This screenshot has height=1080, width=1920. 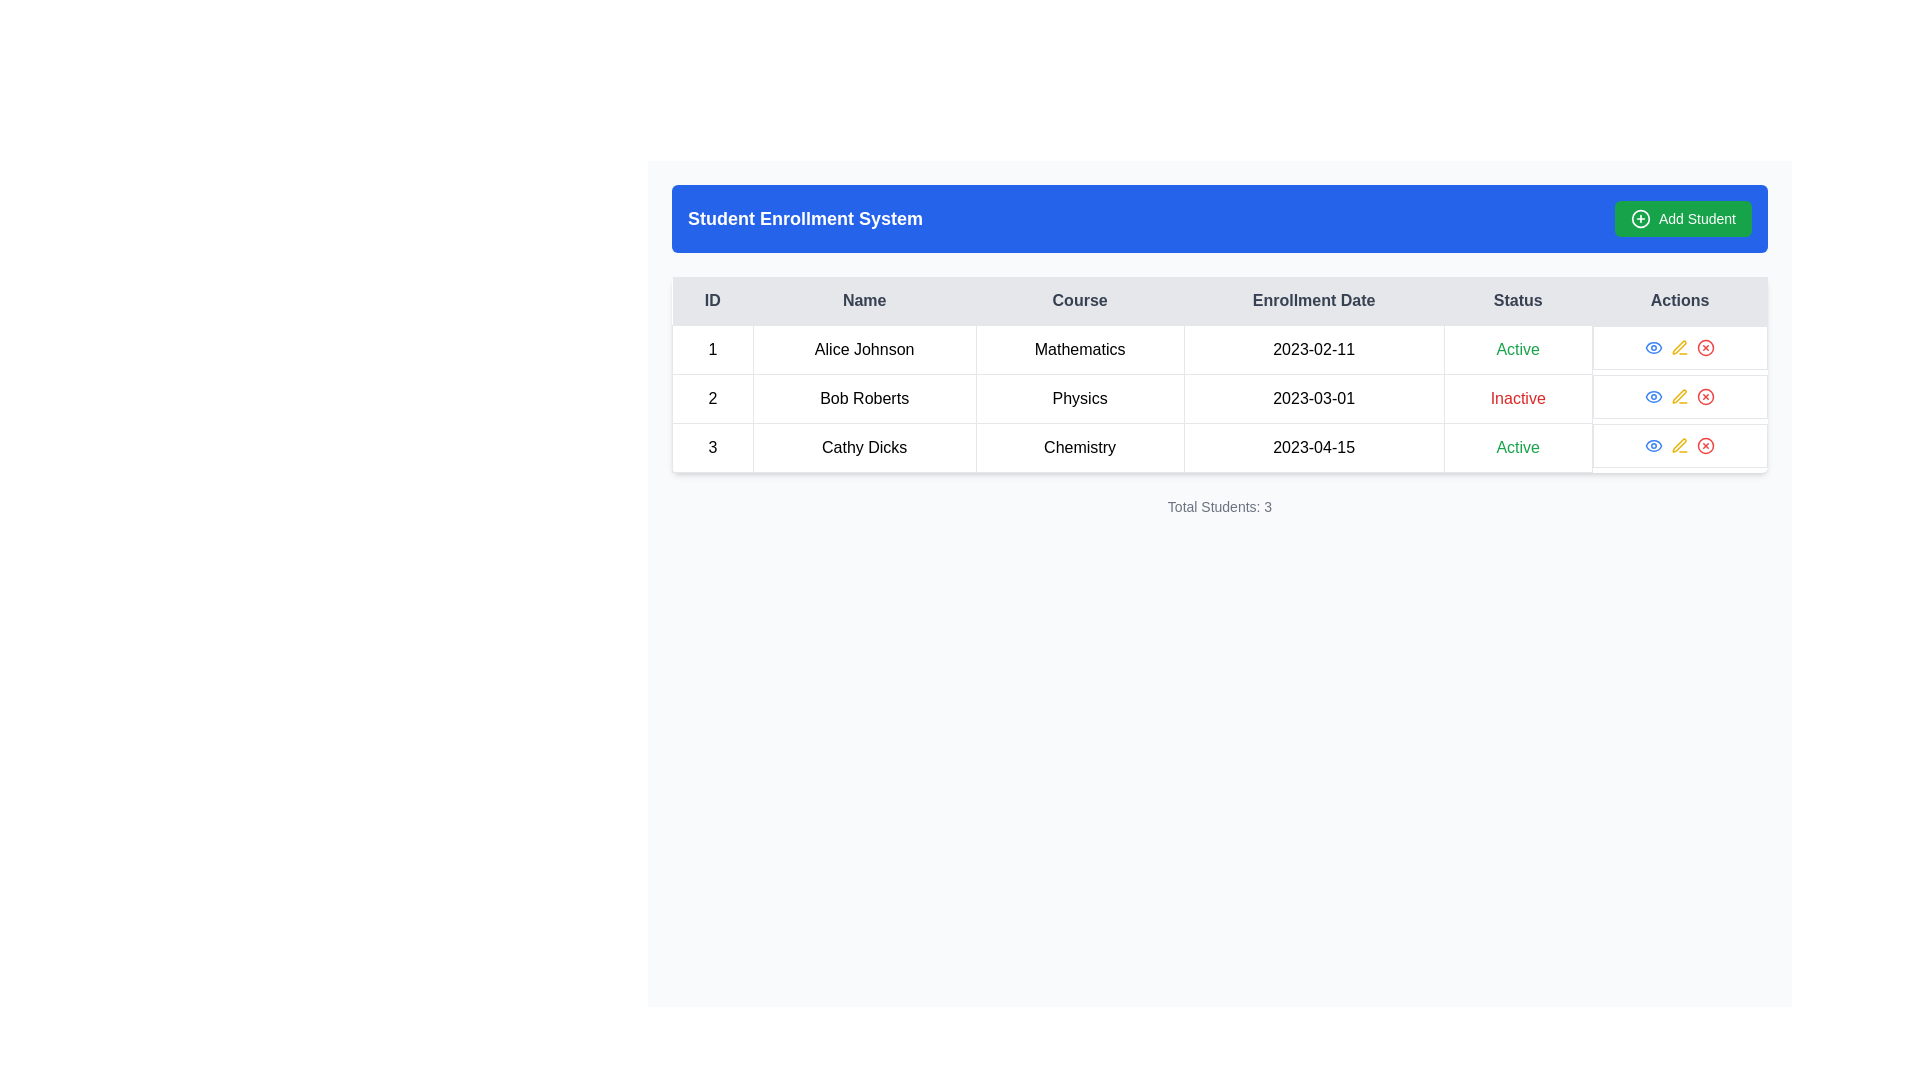 I want to click on the table cell displaying the number '2', which is the first cell in the second row under the 'ID' column, so click(x=712, y=398).